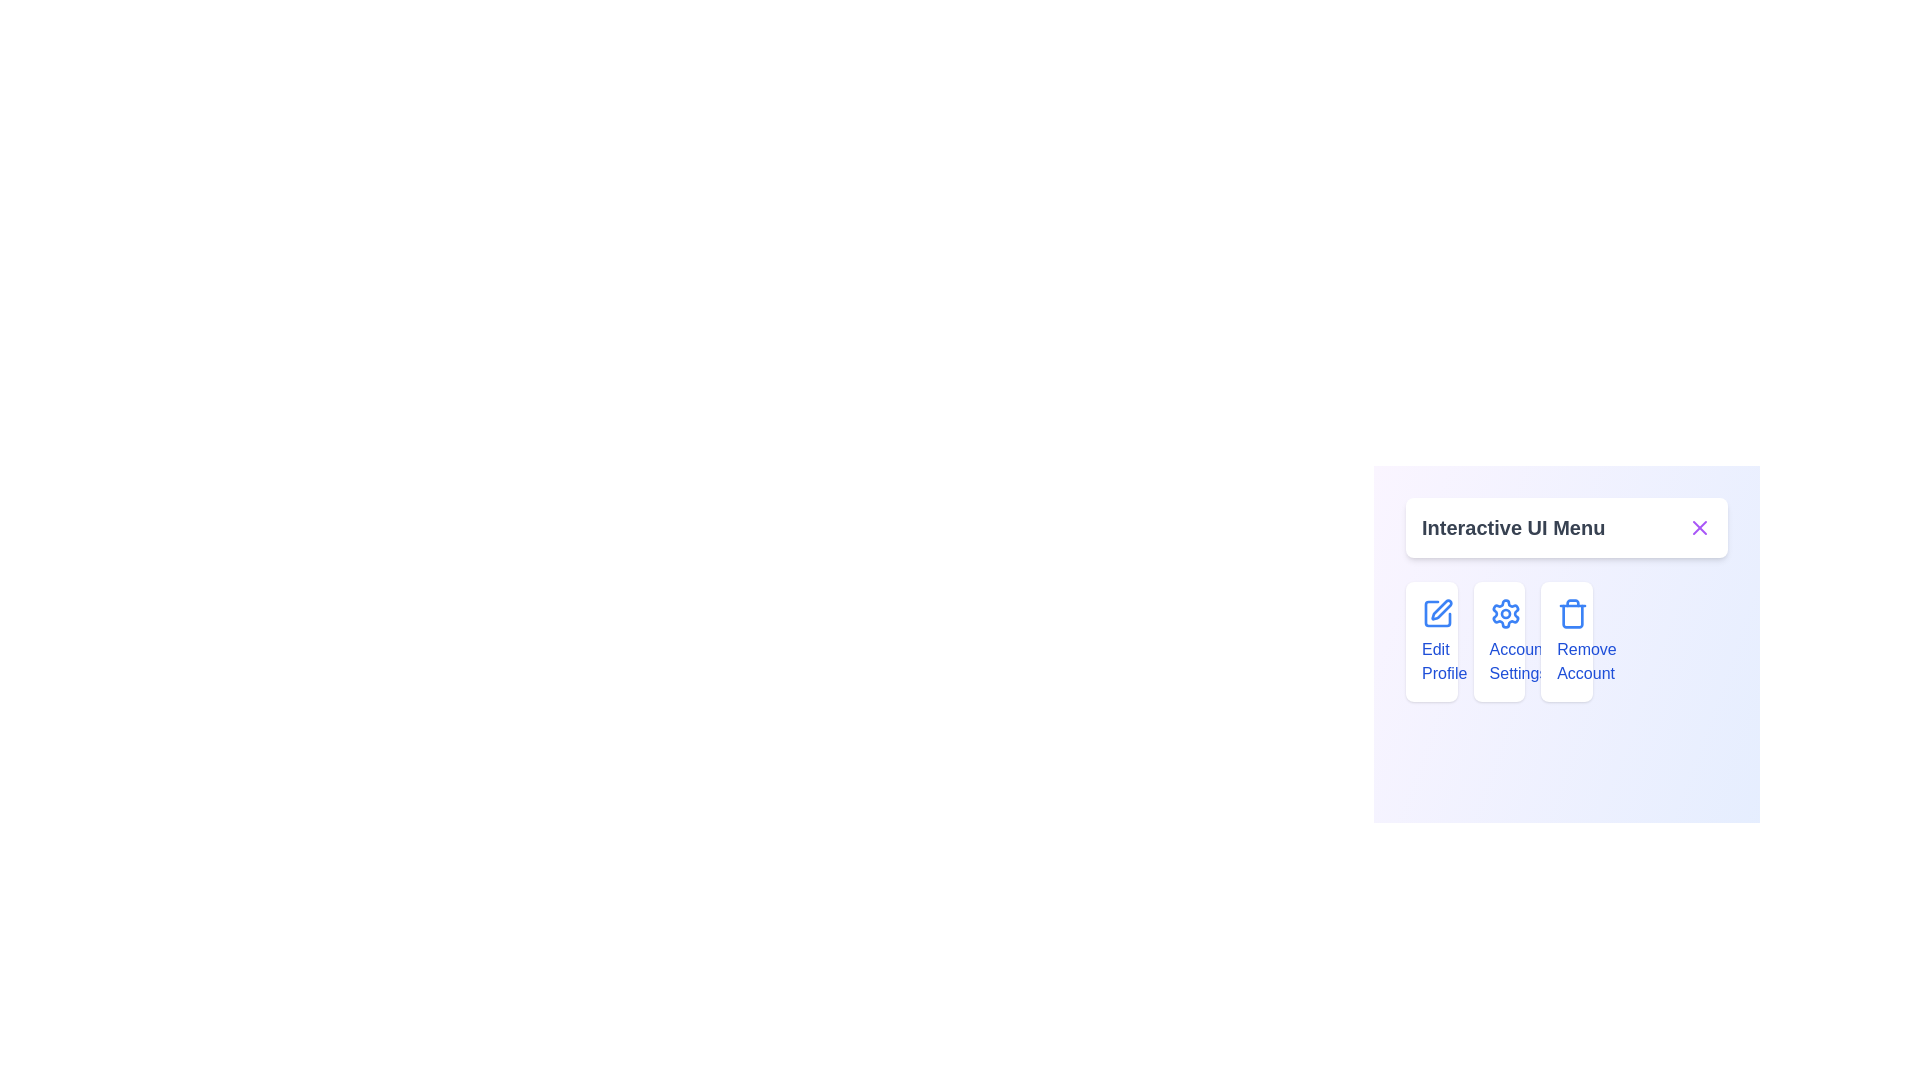 Image resolution: width=1920 pixels, height=1080 pixels. I want to click on the 'Edit Profile' menu item, so click(1430, 641).